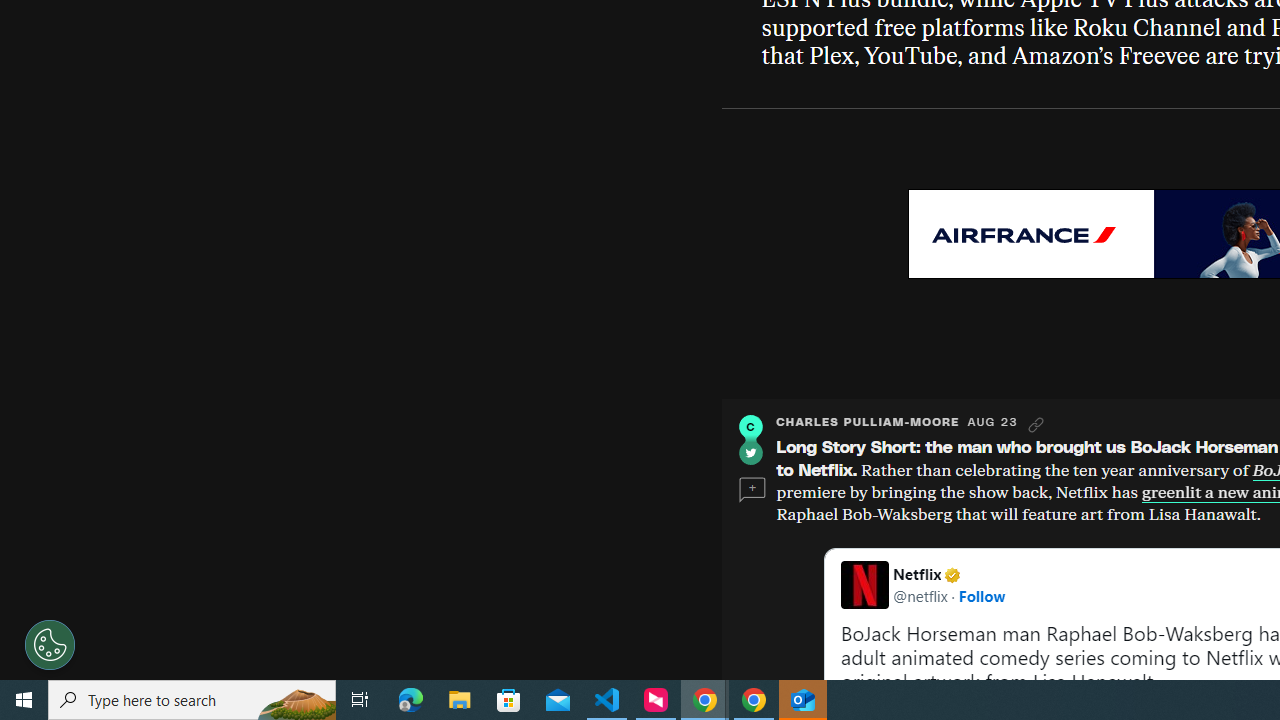 The width and height of the screenshot is (1280, 720). I want to click on 'Comments', so click(751, 490).